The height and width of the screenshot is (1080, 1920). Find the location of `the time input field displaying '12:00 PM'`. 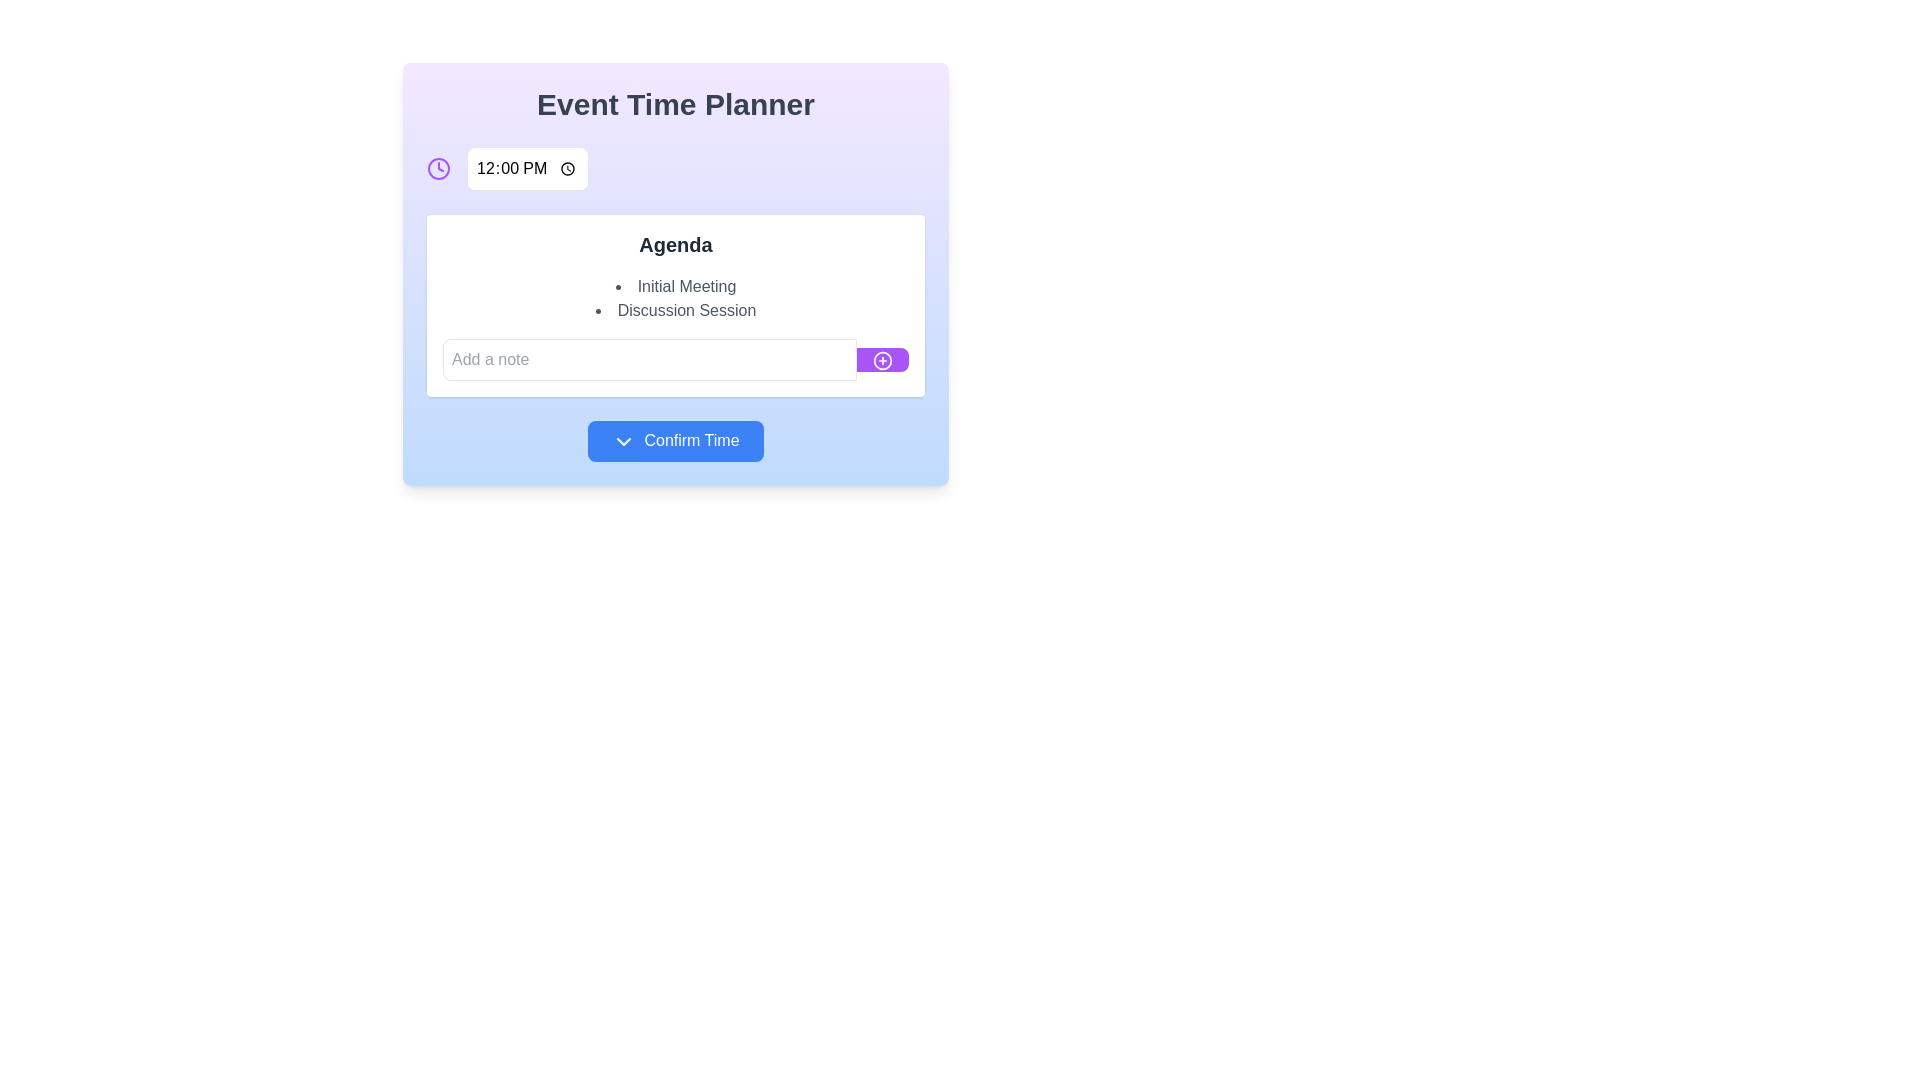

the time input field displaying '12:00 PM' is located at coordinates (527, 168).